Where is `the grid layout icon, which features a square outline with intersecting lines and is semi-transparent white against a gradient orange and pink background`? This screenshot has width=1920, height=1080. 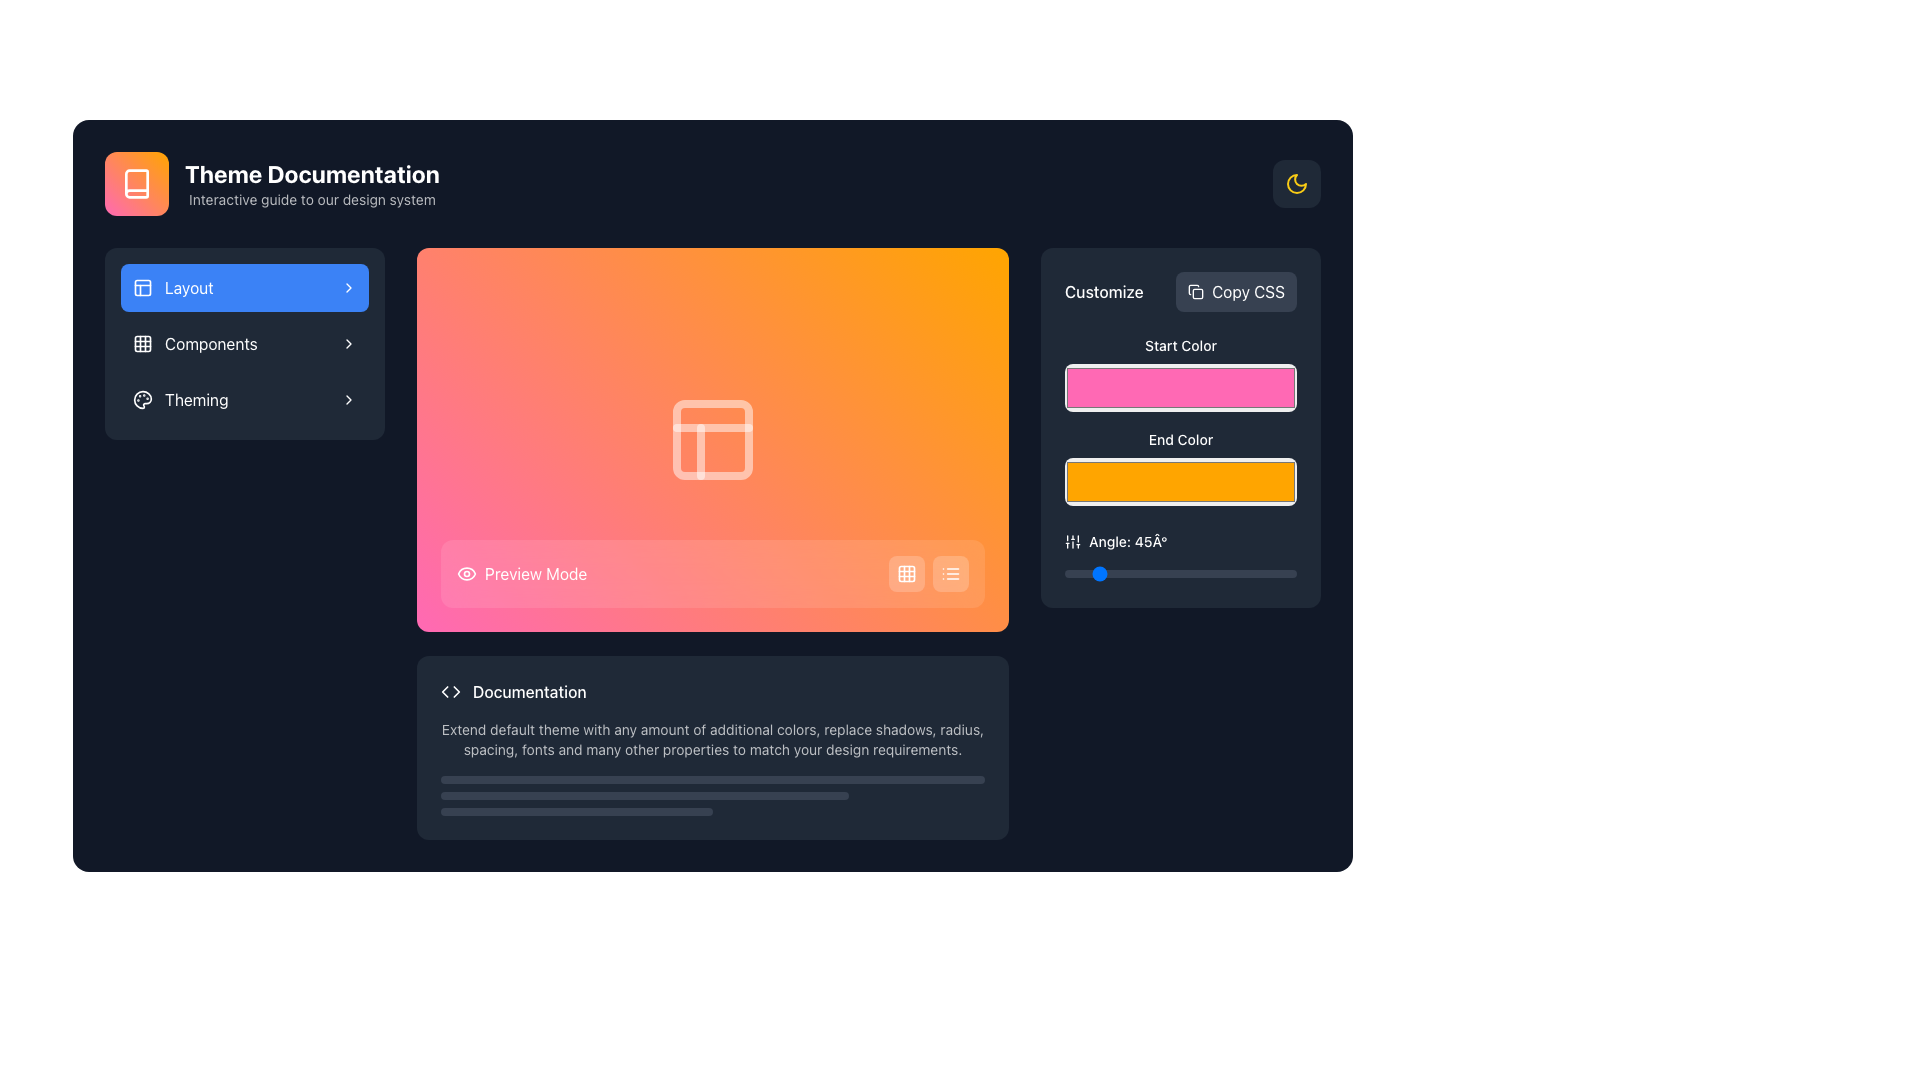
the grid layout icon, which features a square outline with intersecting lines and is semi-transparent white against a gradient orange and pink background is located at coordinates (713, 438).